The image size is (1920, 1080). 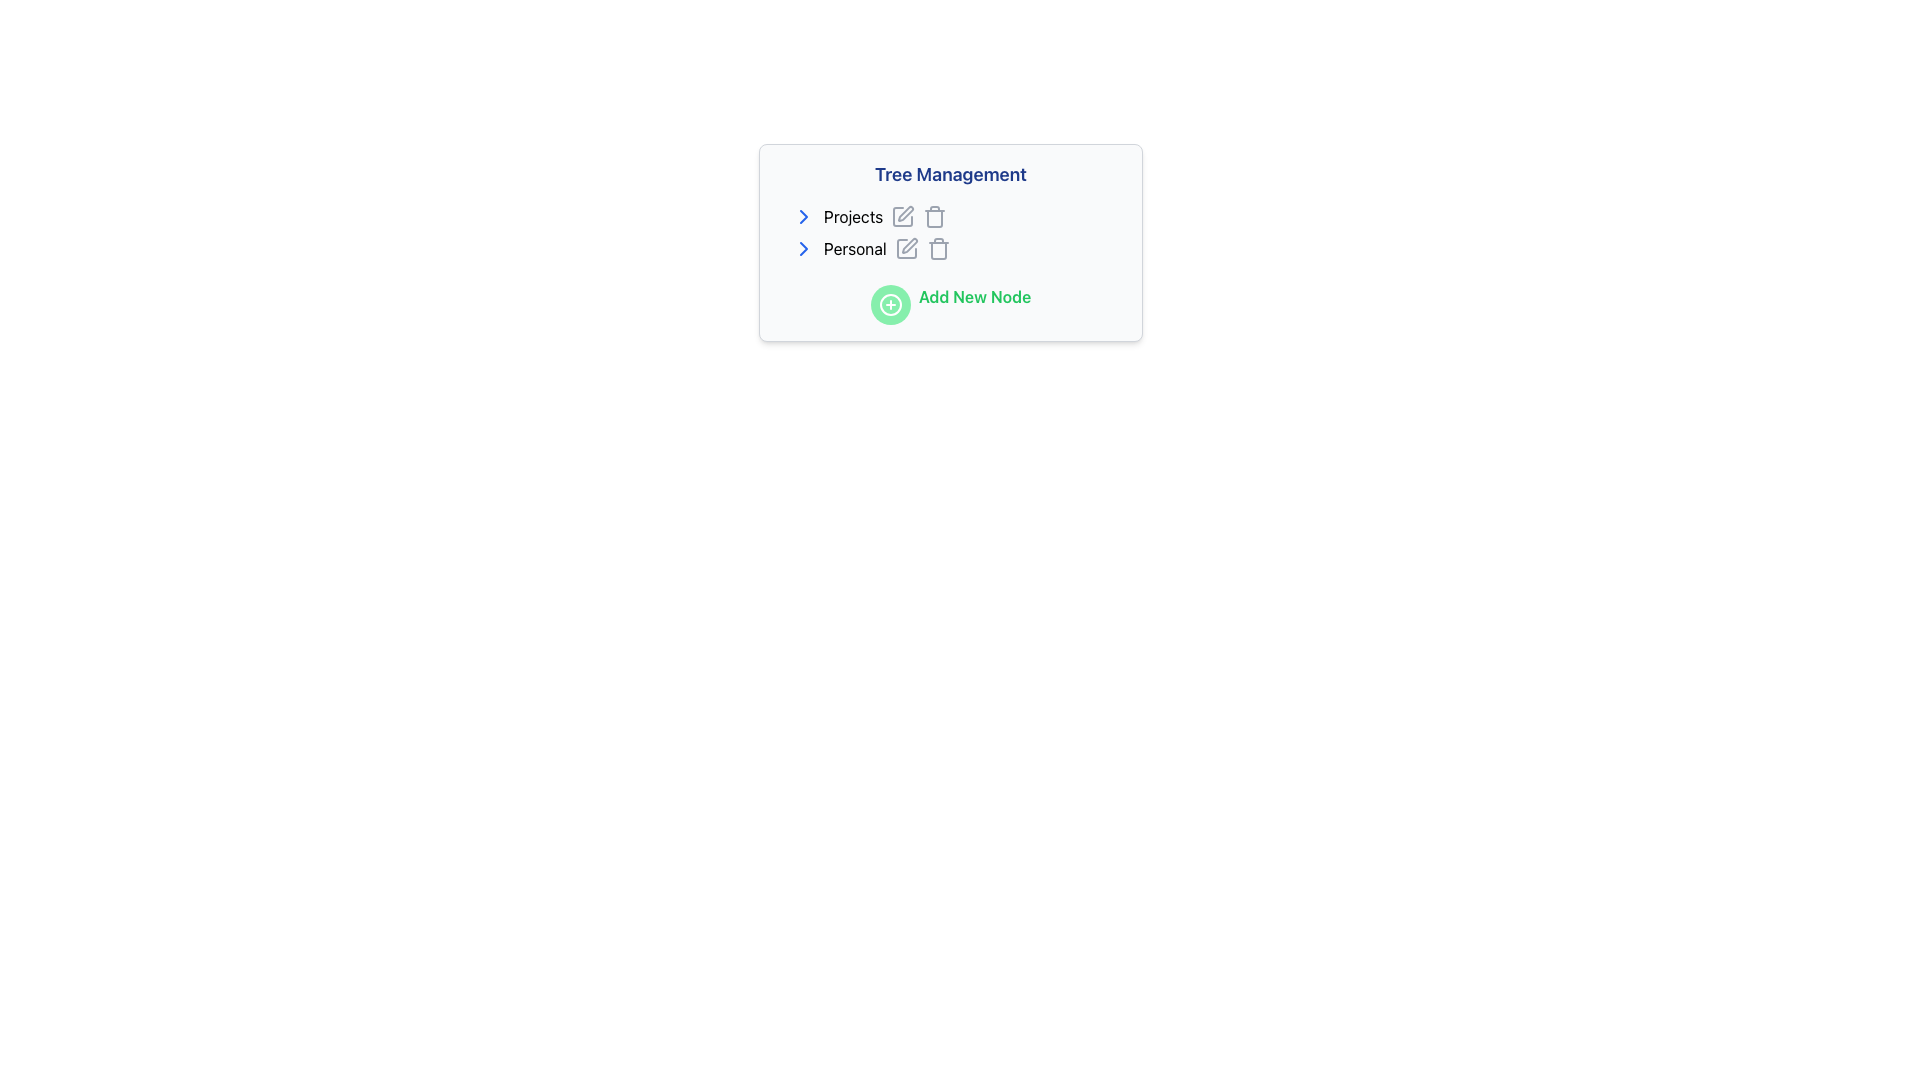 What do you see at coordinates (918, 216) in the screenshot?
I see `the edit button in the grouping of action icons located in the 'Projects' section to initiate edit functionality` at bounding box center [918, 216].